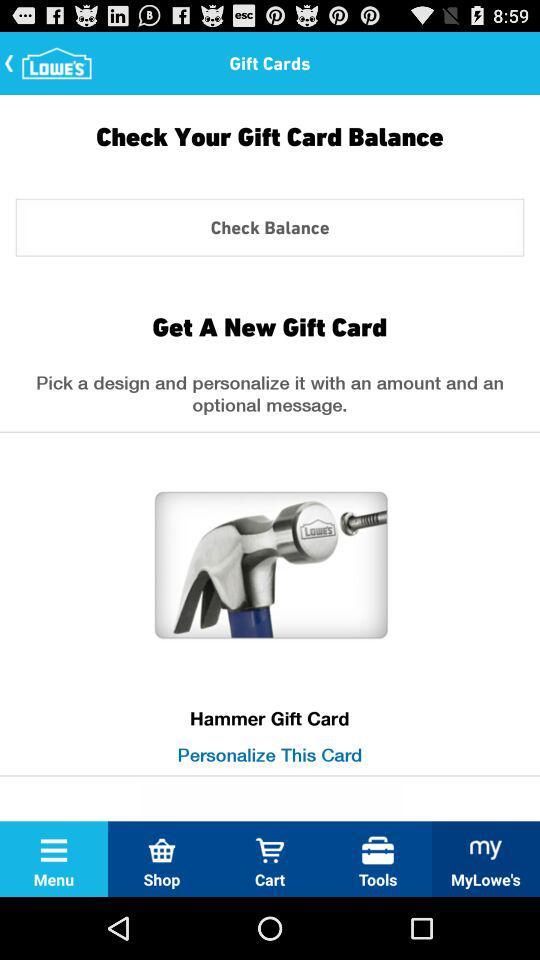 The height and width of the screenshot is (960, 540). Describe the element at coordinates (270, 227) in the screenshot. I see `the option check balance` at that location.